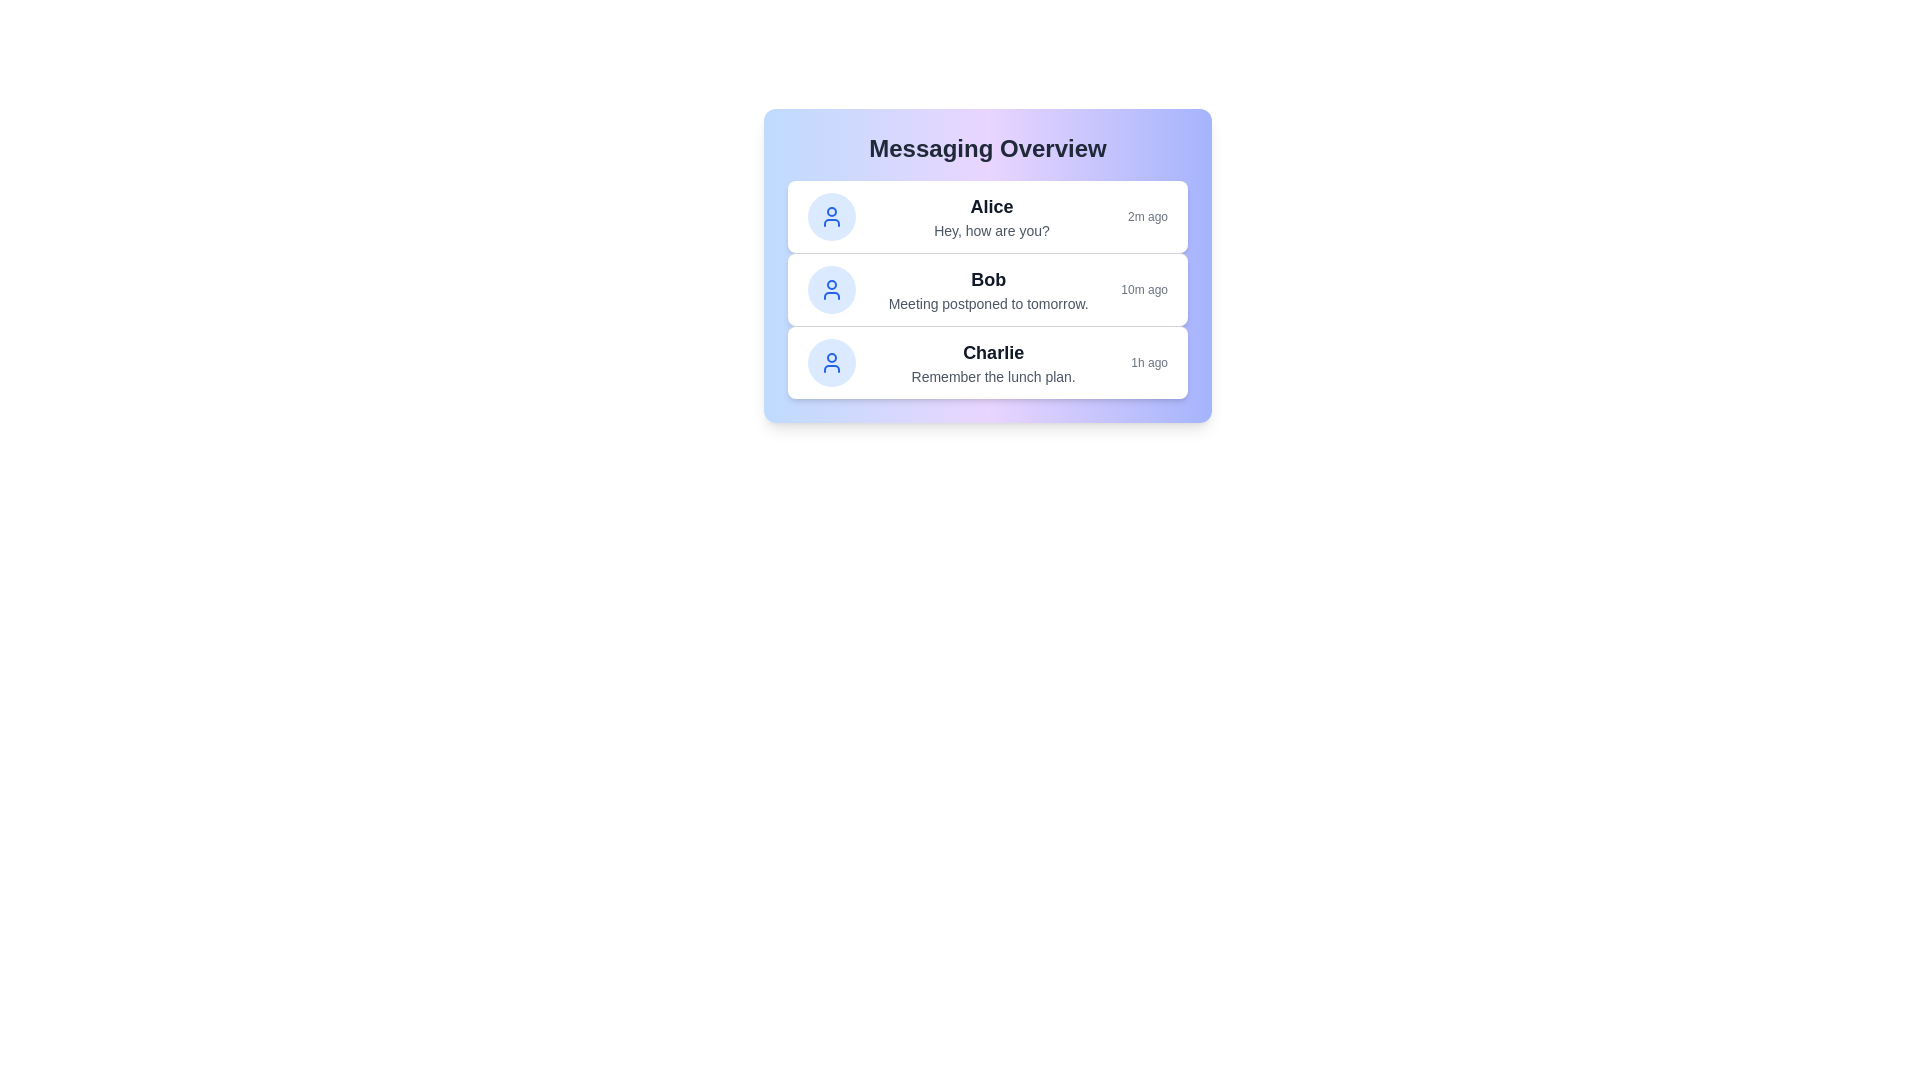 The height and width of the screenshot is (1080, 1920). What do you see at coordinates (988, 362) in the screenshot?
I see `the list item corresponding to Charlie` at bounding box center [988, 362].